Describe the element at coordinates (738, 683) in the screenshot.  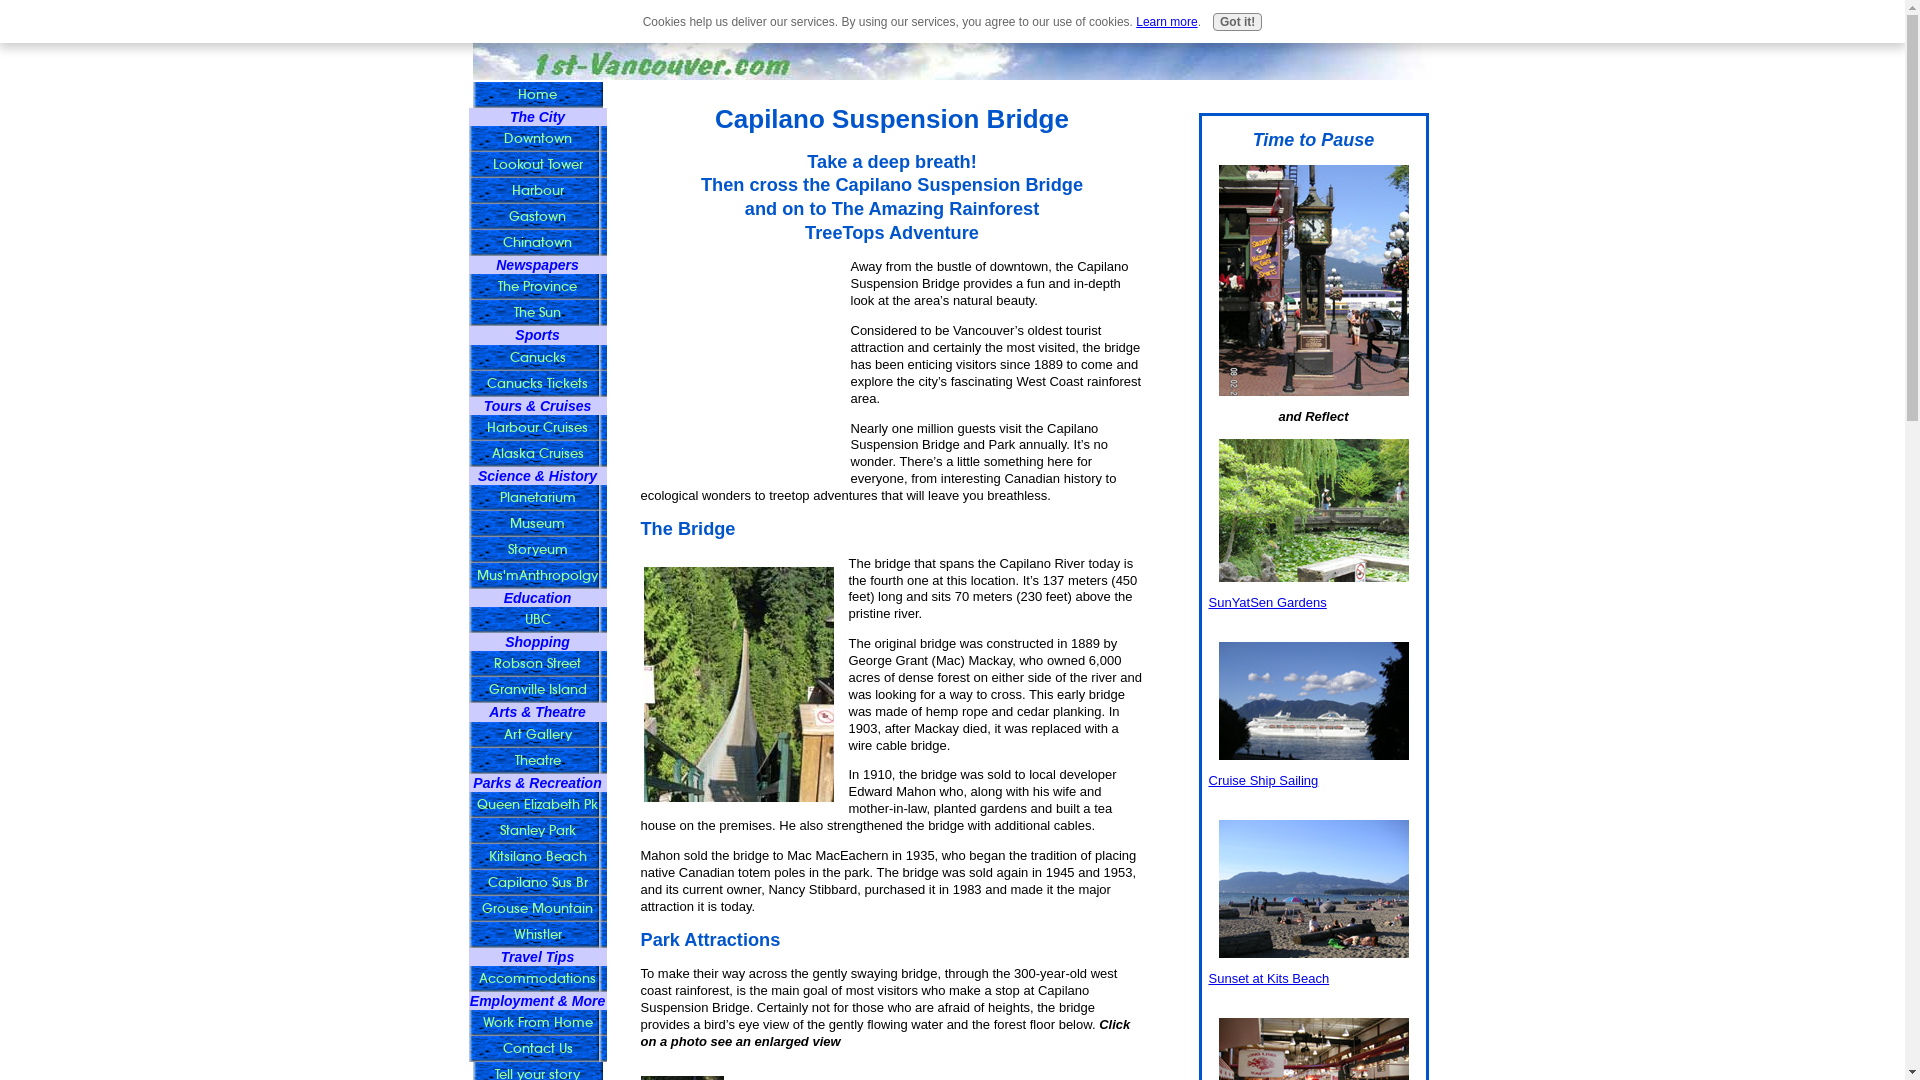
I see `'..'` at that location.